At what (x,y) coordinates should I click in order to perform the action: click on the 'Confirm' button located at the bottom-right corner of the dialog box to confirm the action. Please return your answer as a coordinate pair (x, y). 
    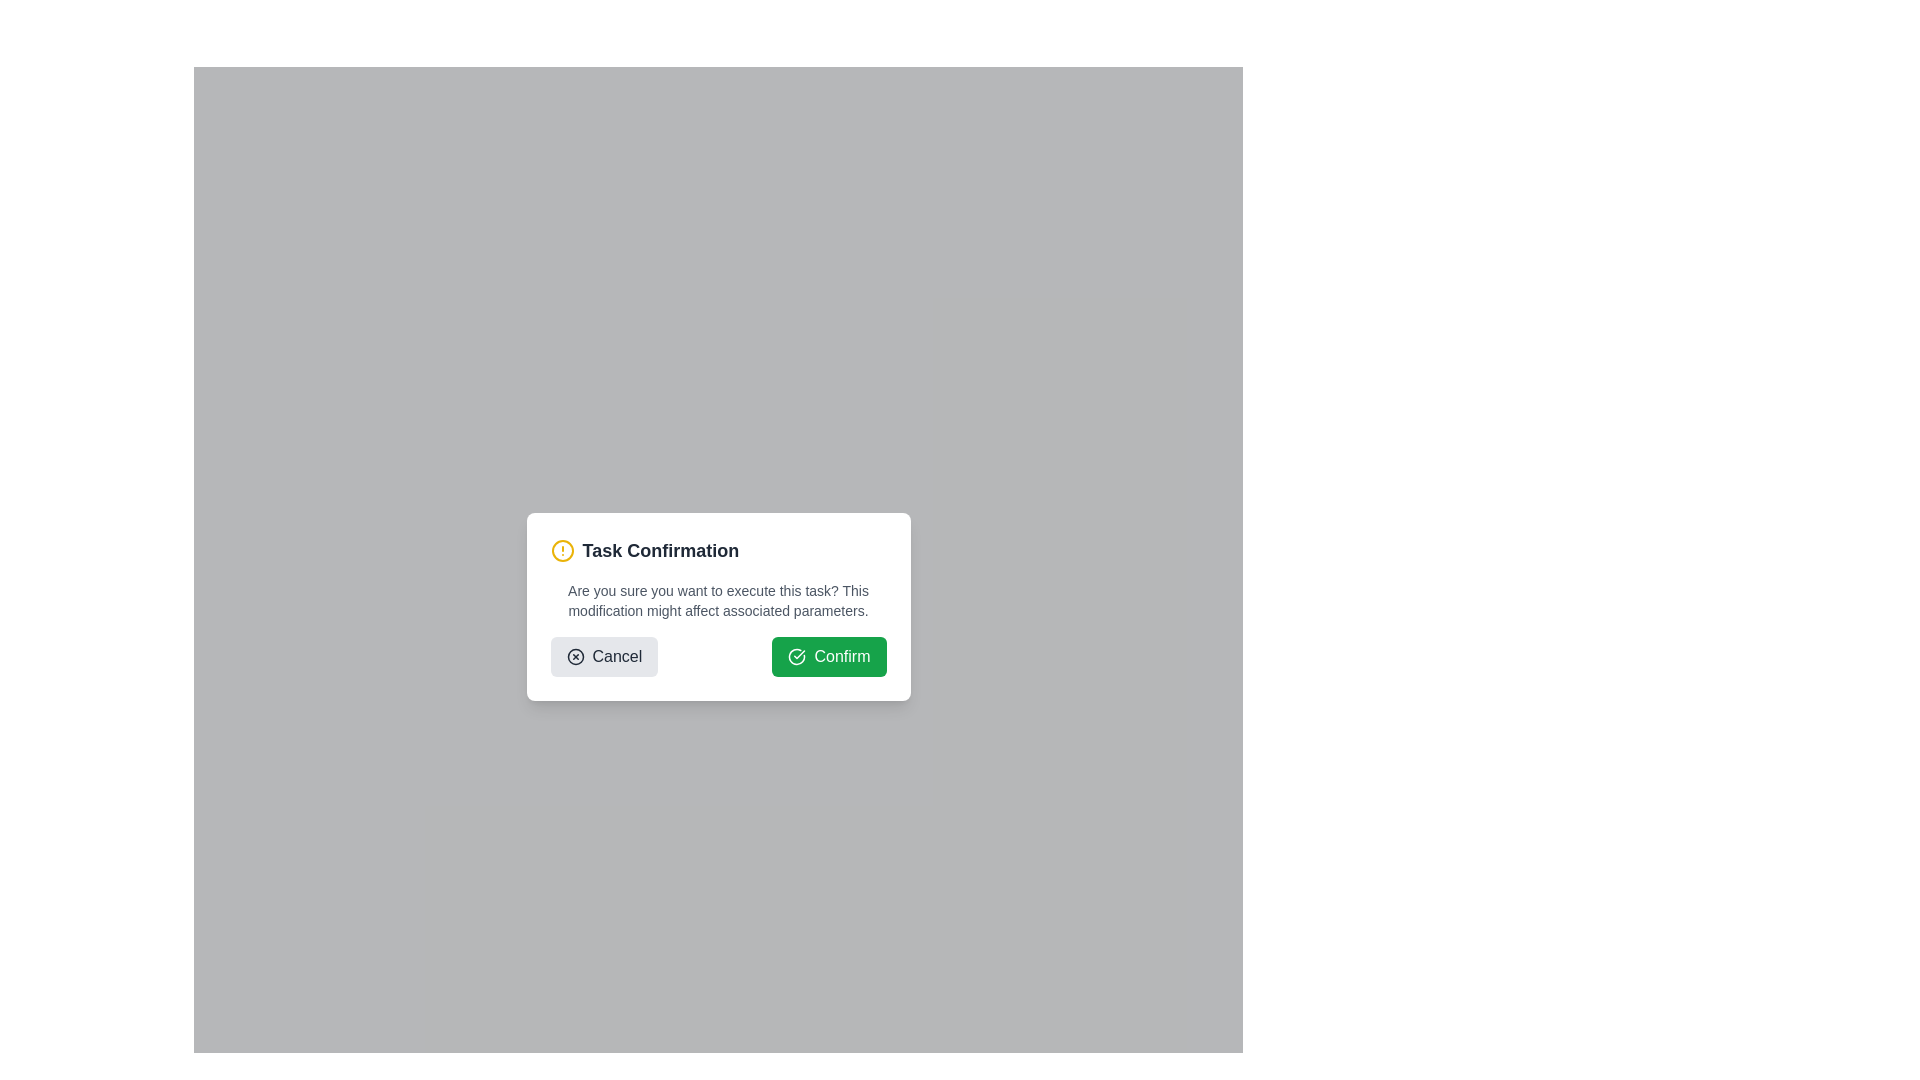
    Looking at the image, I should click on (829, 656).